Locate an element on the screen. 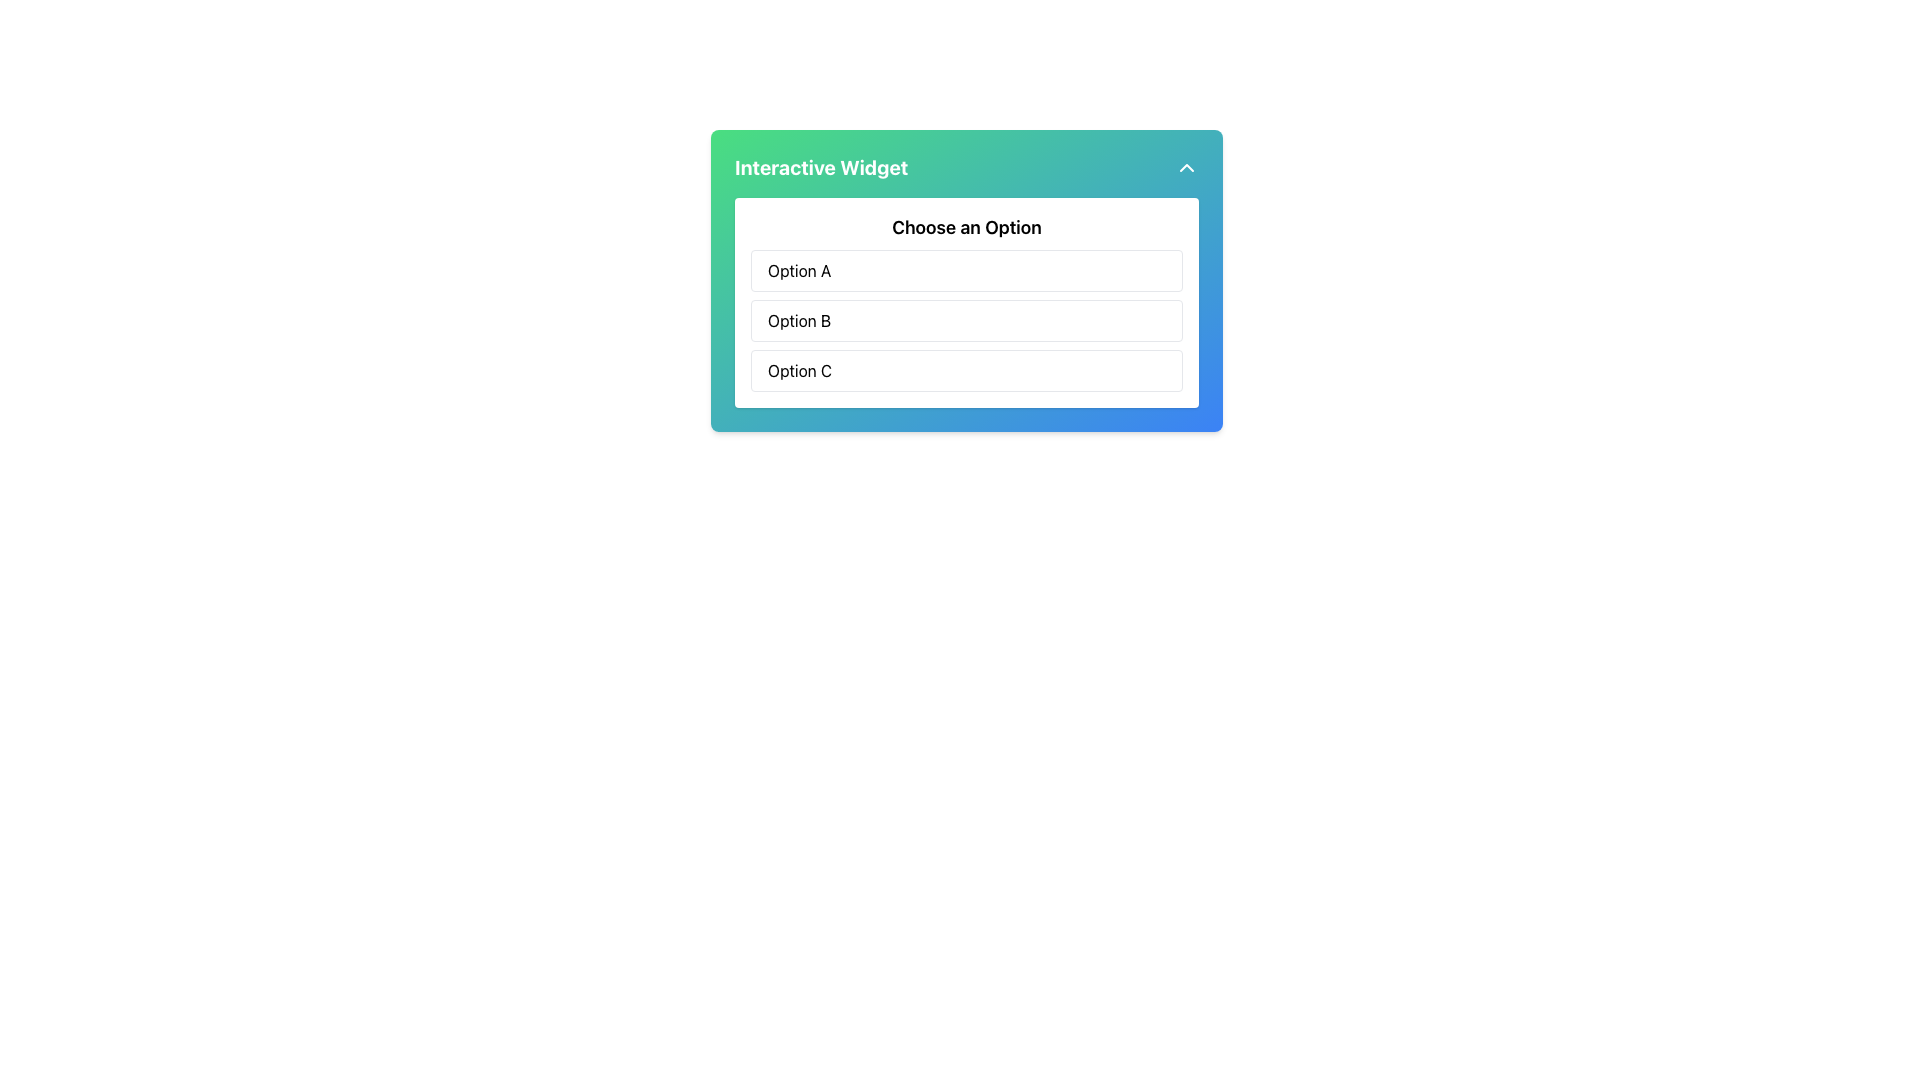 The image size is (1920, 1080). the 'Option C' button, which is a rectangular interactive button with a white background and rounded corners, positioned as the last option in a vertical stack of buttons is located at coordinates (966, 370).